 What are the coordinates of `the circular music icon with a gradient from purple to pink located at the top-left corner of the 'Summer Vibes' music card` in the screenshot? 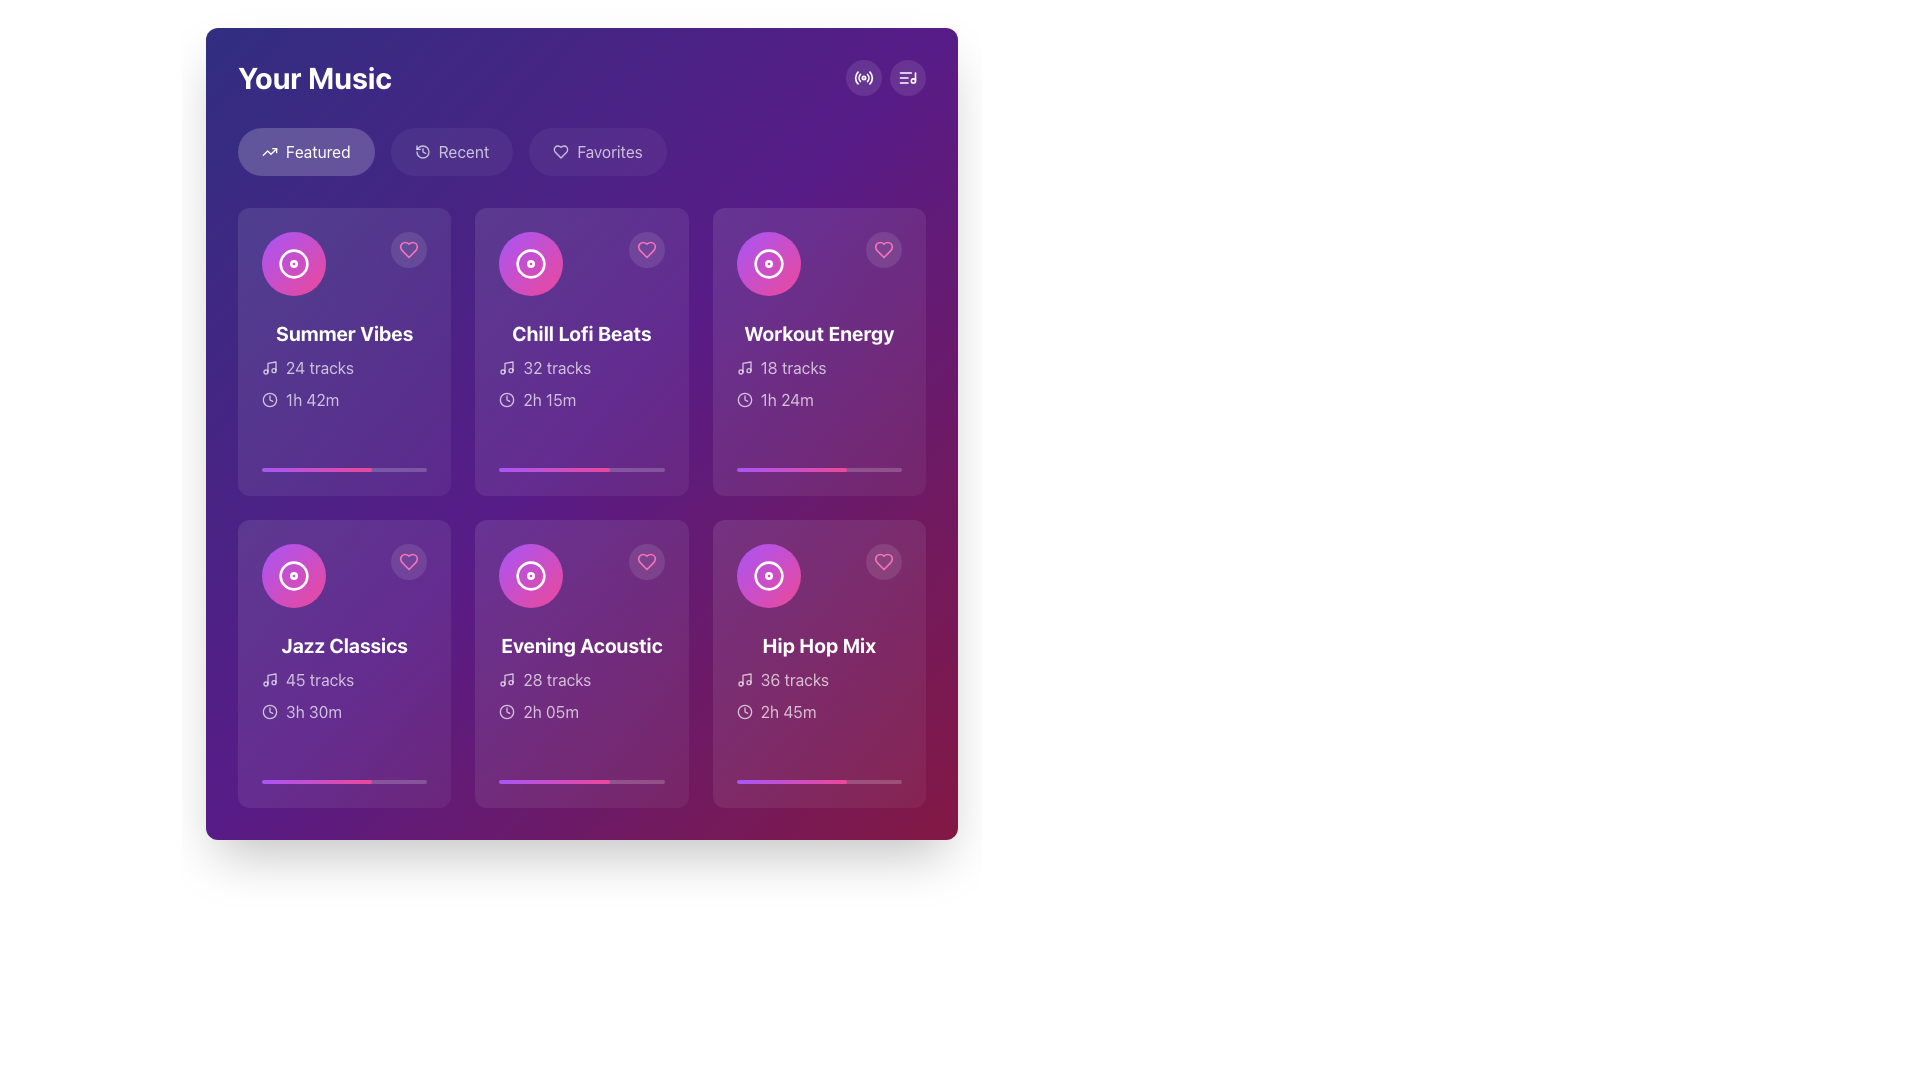 It's located at (292, 262).